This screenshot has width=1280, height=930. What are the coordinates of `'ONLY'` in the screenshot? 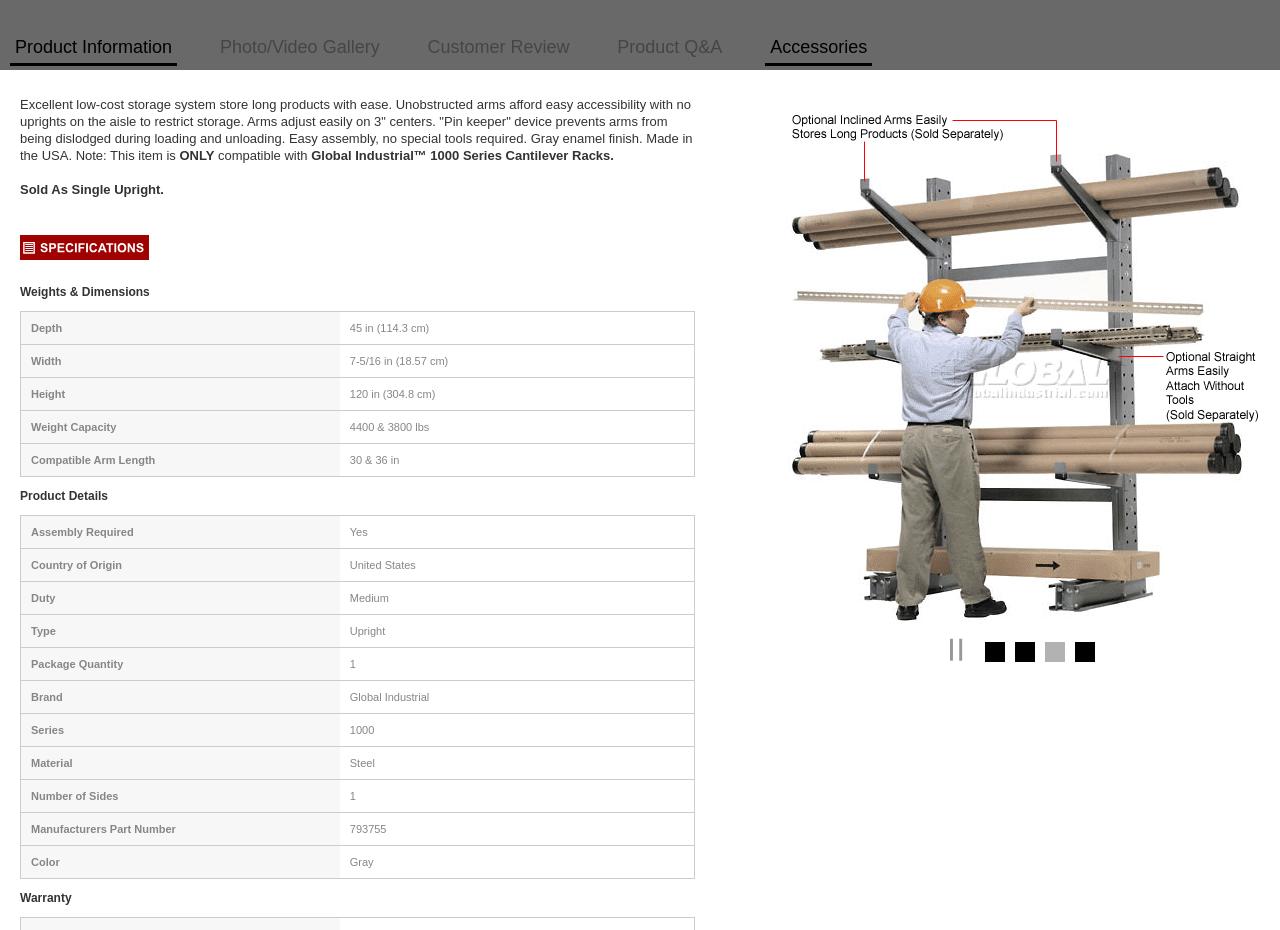 It's located at (196, 155).